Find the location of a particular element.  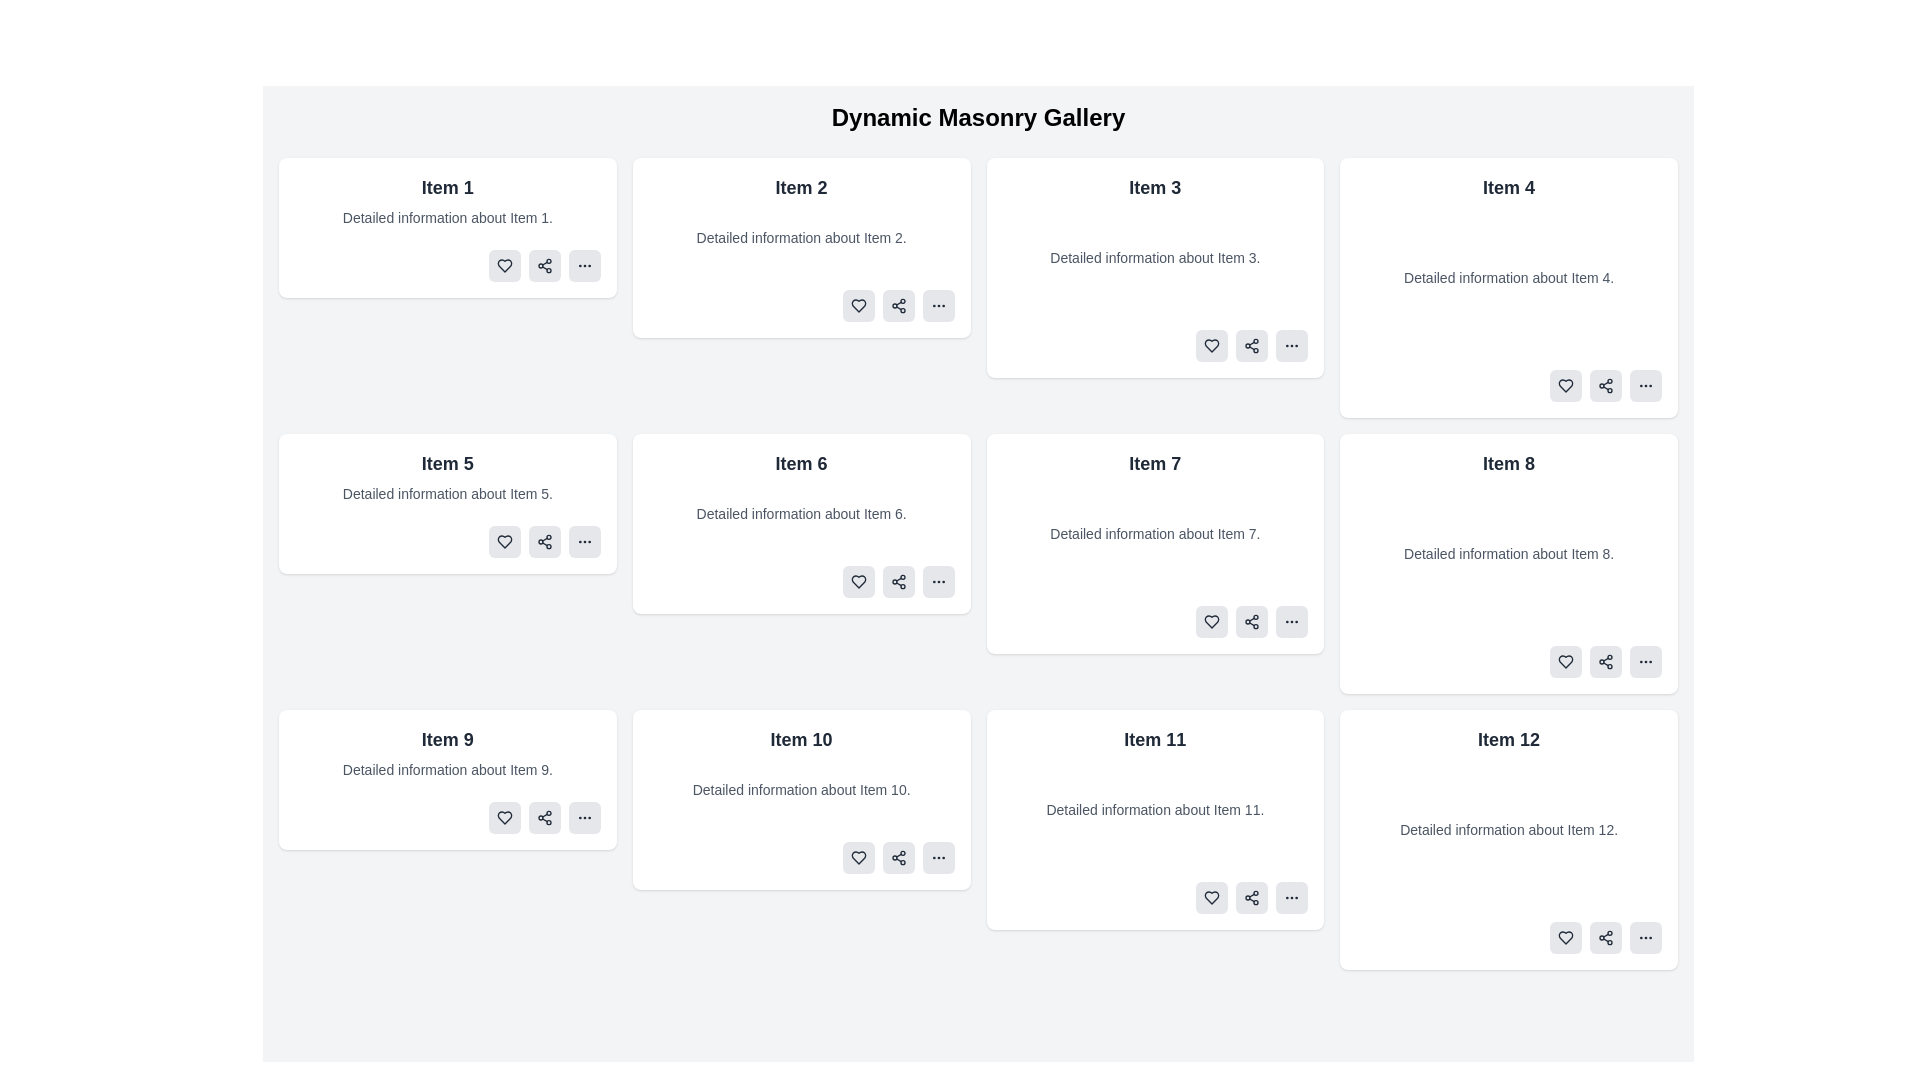

the small heart icon outlined in a thin black stroke within the minimalistic button design, located is located at coordinates (1564, 662).